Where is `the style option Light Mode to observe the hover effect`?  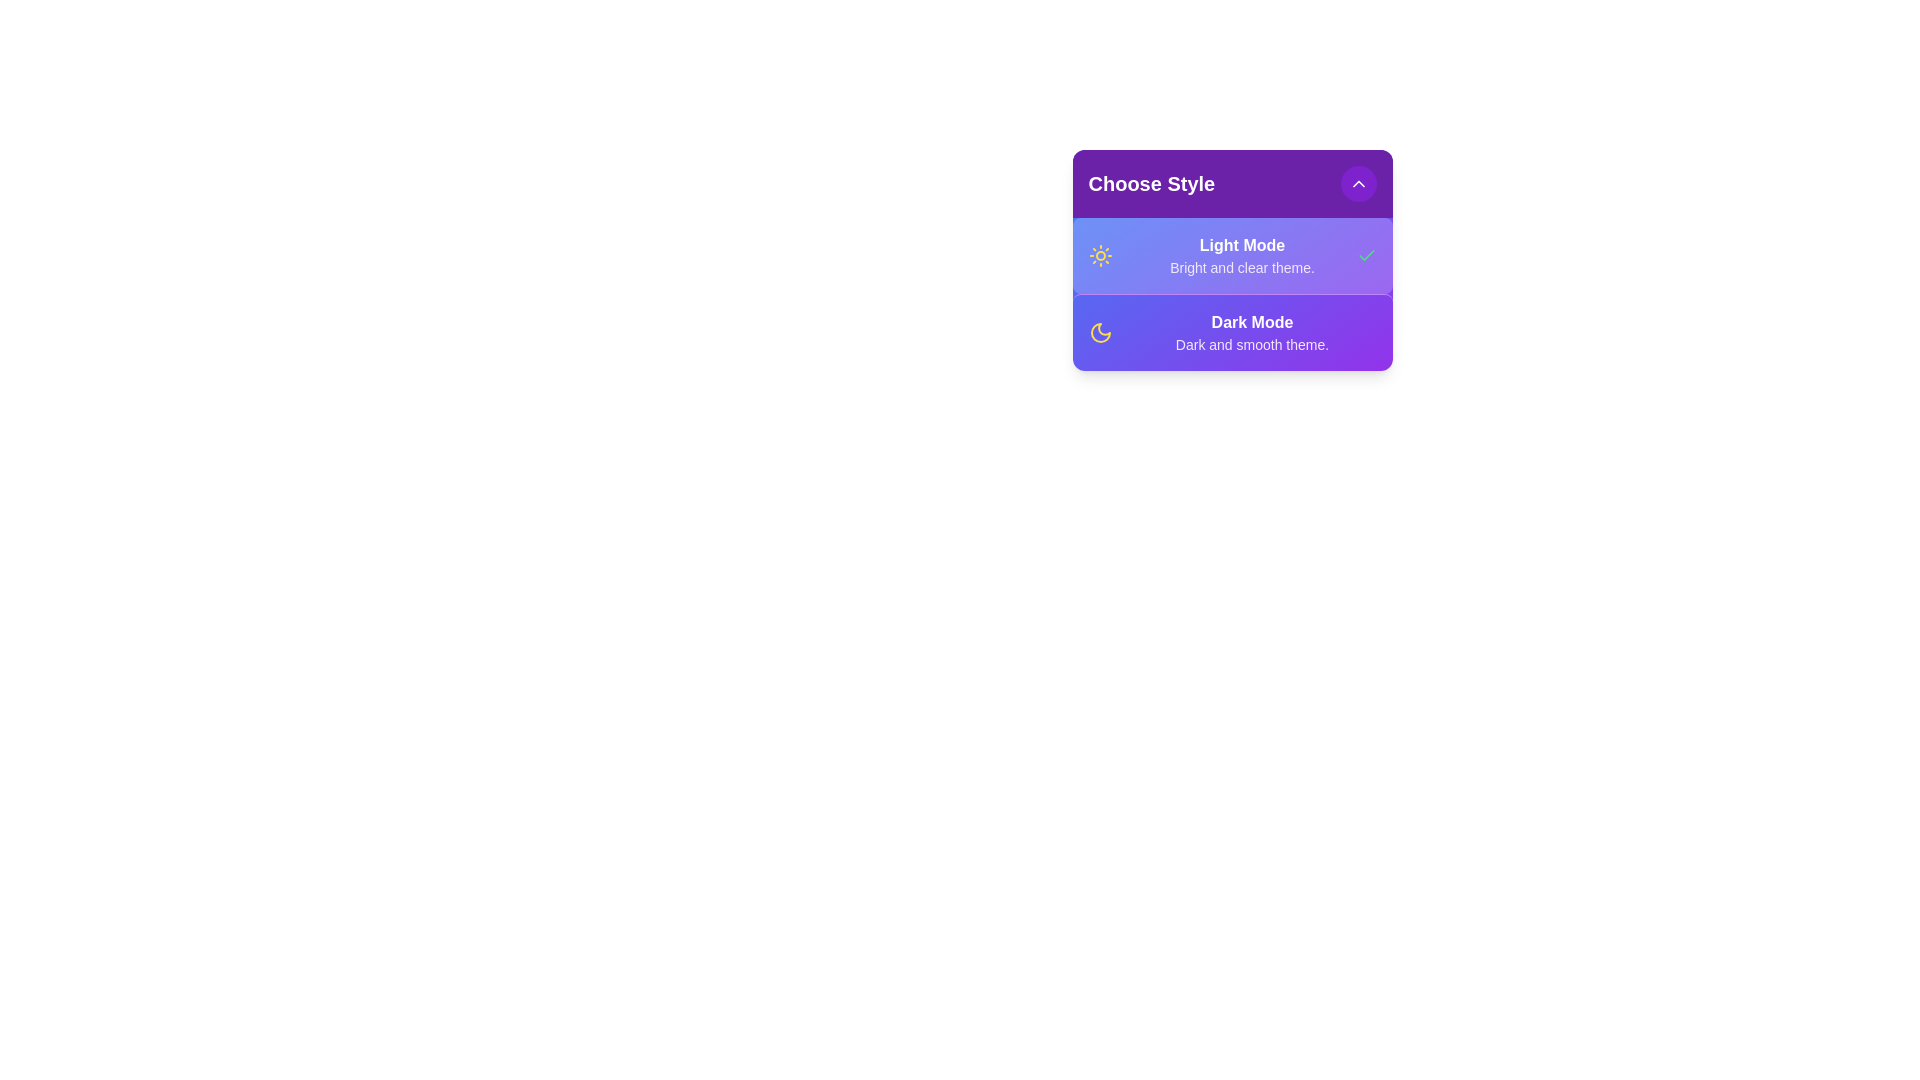
the style option Light Mode to observe the hover effect is located at coordinates (1231, 254).